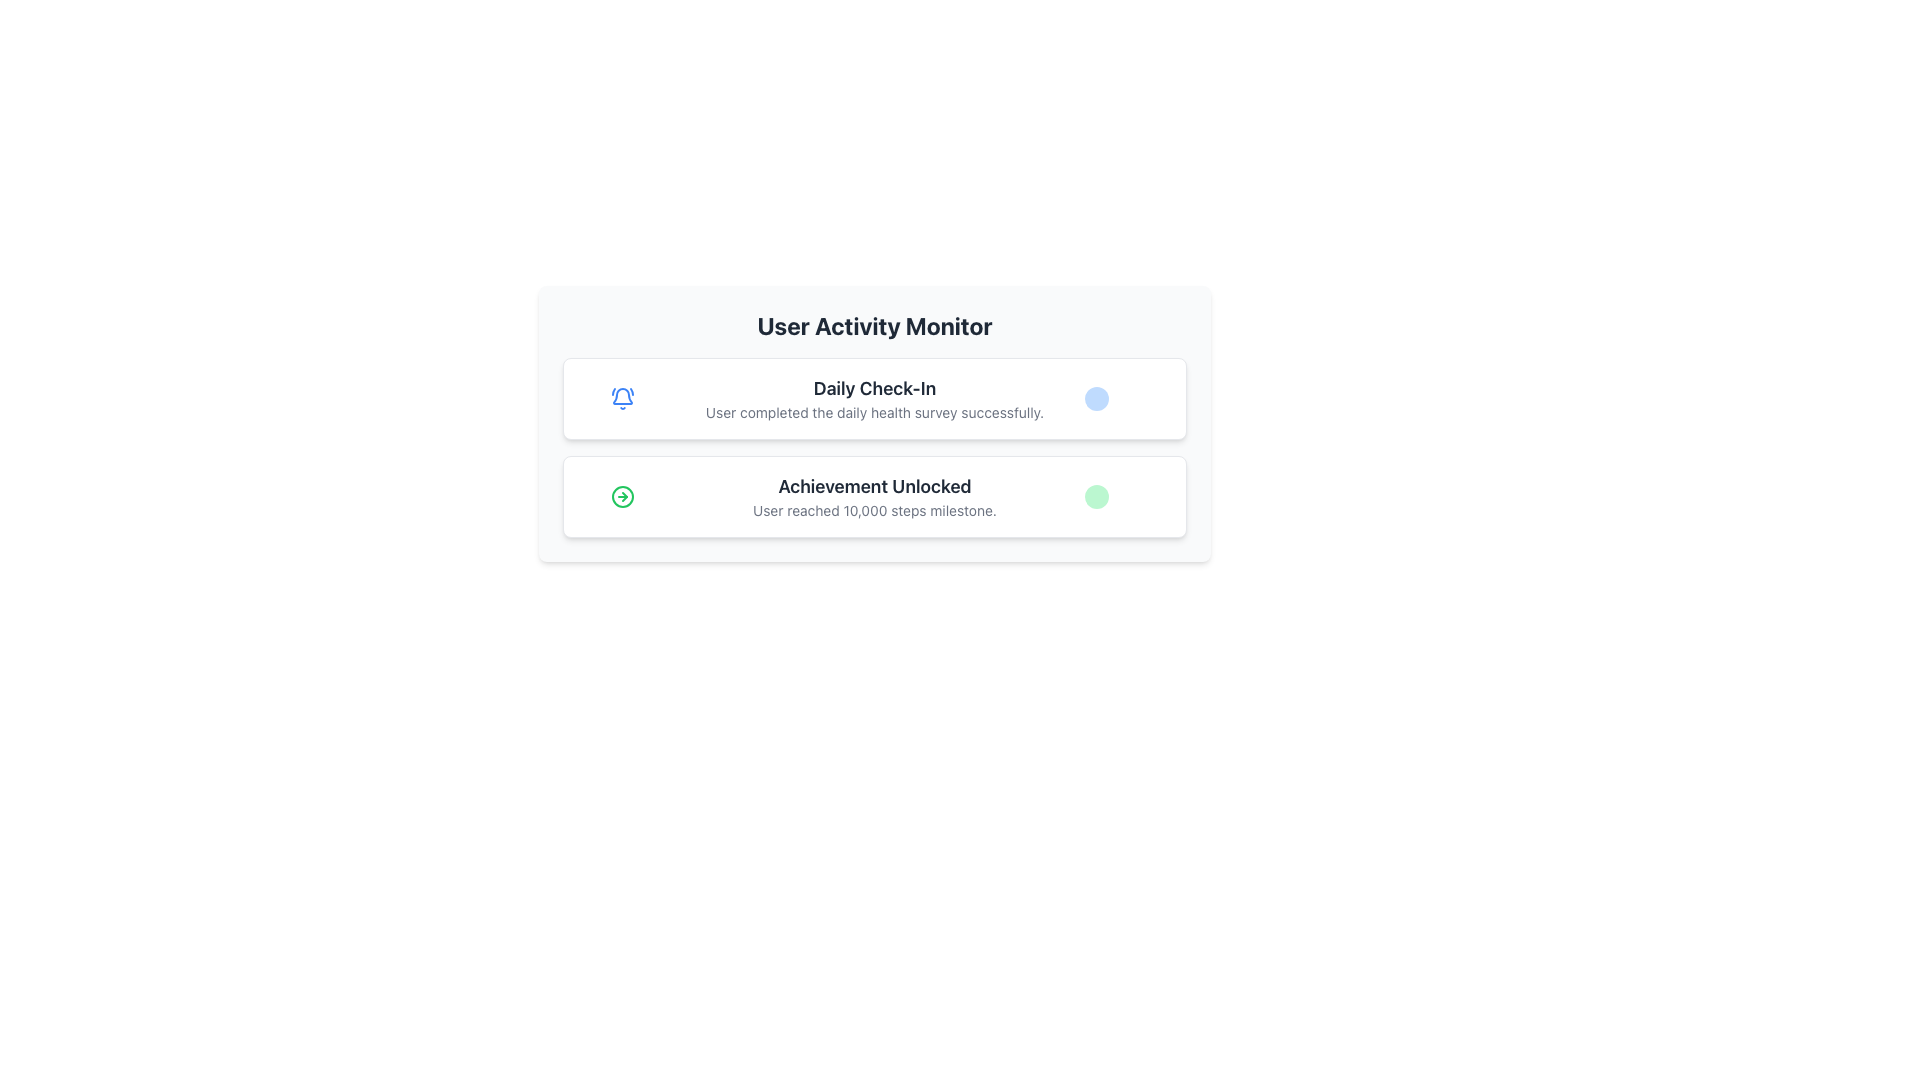  What do you see at coordinates (1096, 398) in the screenshot?
I see `the Status Indicator for the 'Daily Check-In', which denotes 'active' status and is positioned on the right side of the row next to the status description` at bounding box center [1096, 398].